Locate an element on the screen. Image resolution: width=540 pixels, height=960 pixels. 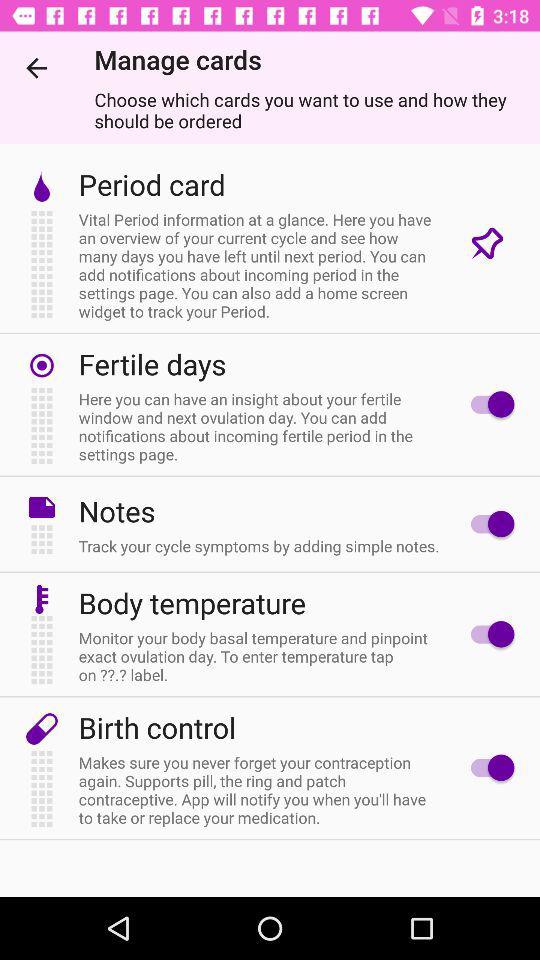
notifications option is located at coordinates (486, 523).